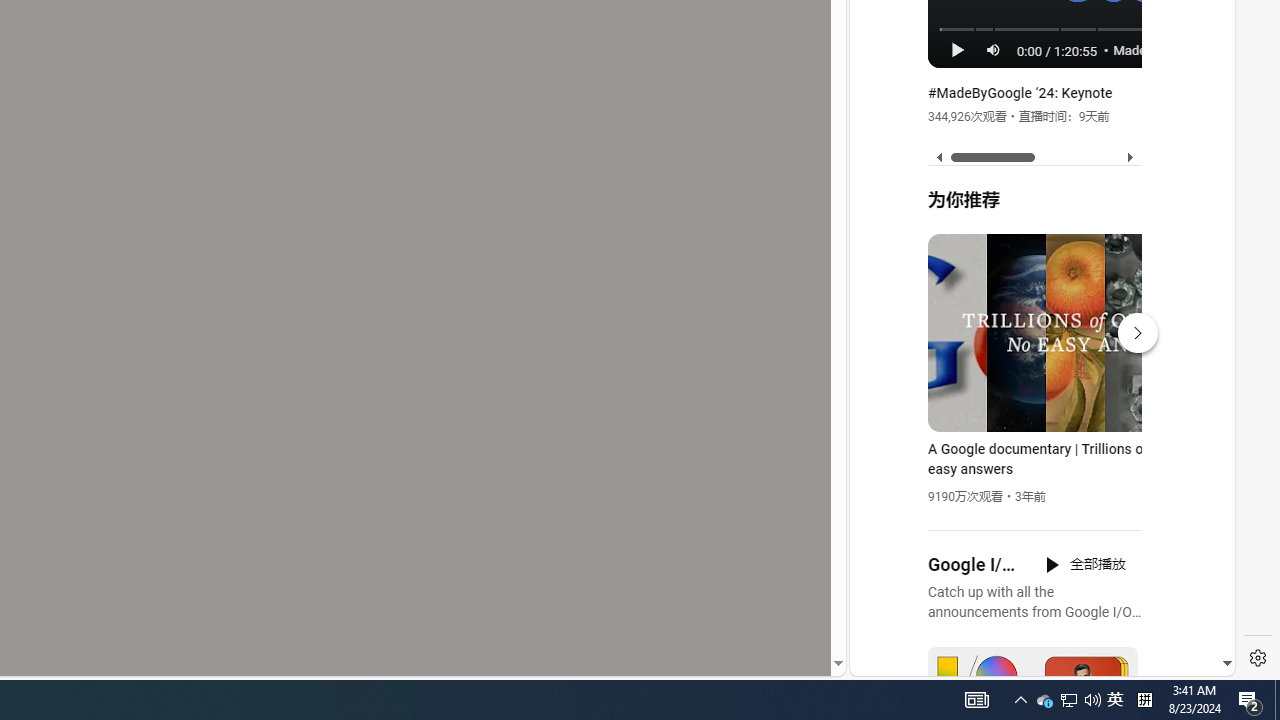  I want to click on 'Click to scroll right', so click(1196, 82).